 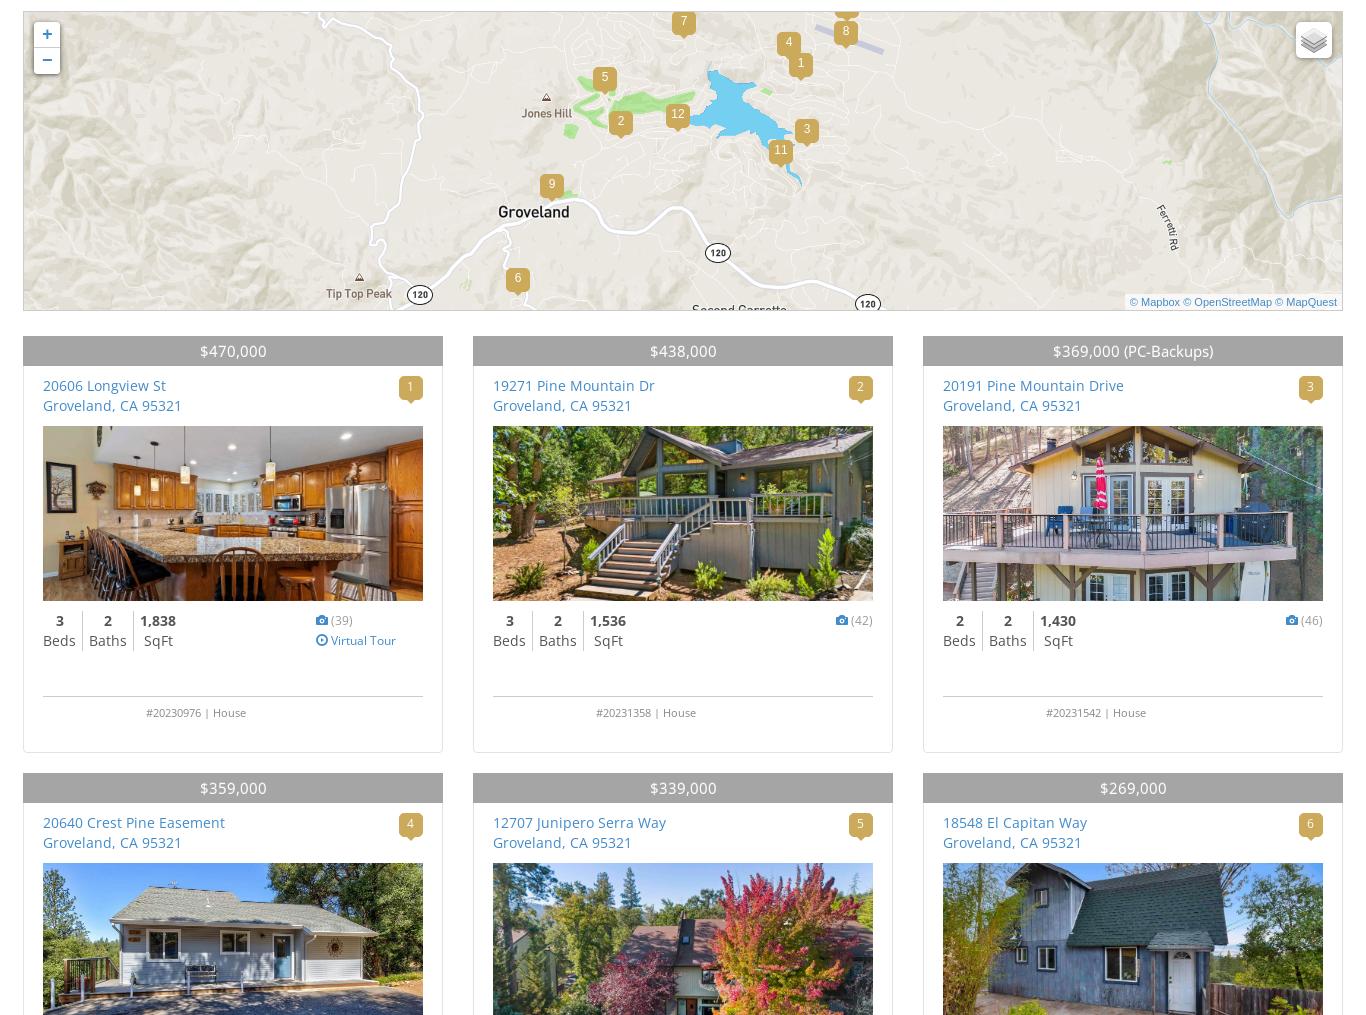 I want to click on '20640 Crest Pine Easement', so click(x=133, y=822).